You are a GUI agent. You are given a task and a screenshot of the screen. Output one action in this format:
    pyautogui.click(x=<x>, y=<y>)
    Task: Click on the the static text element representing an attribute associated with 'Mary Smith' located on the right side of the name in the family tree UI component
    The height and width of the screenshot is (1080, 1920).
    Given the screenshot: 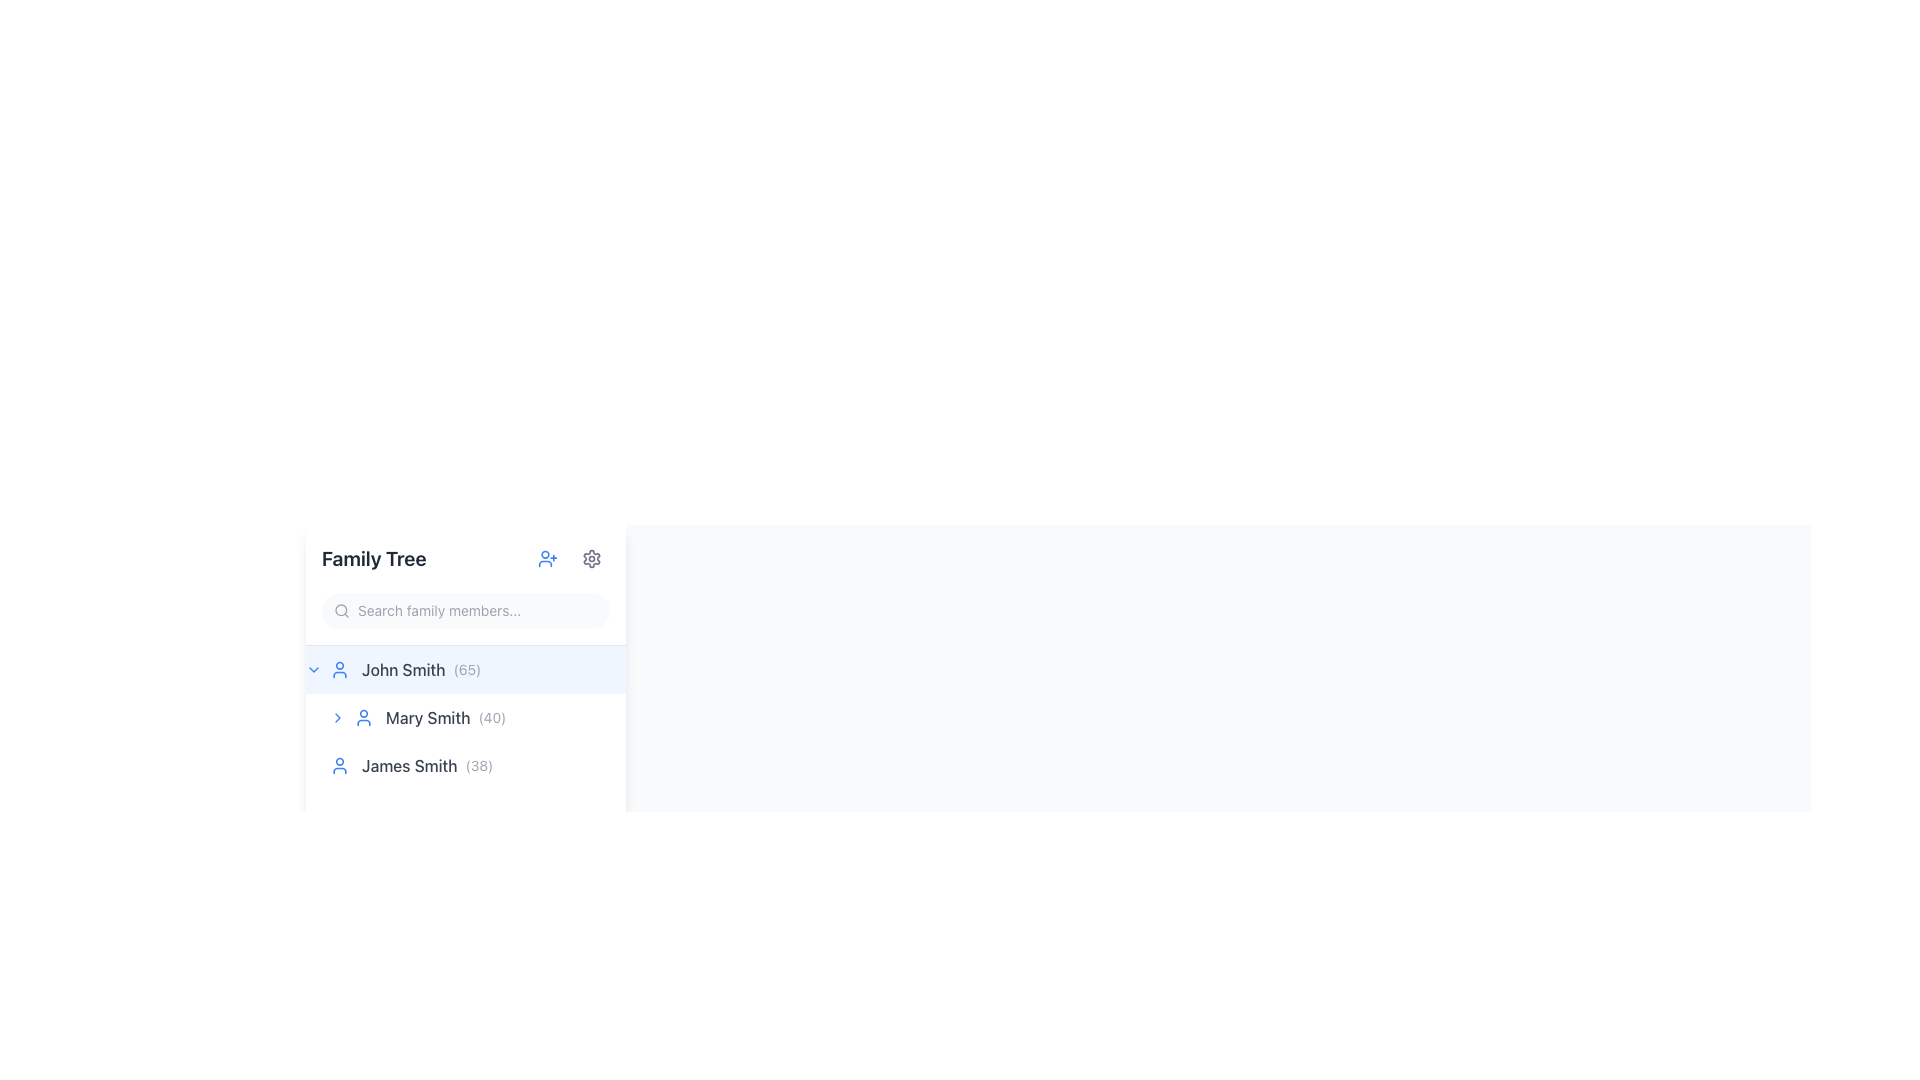 What is the action you would take?
    pyautogui.click(x=492, y=716)
    